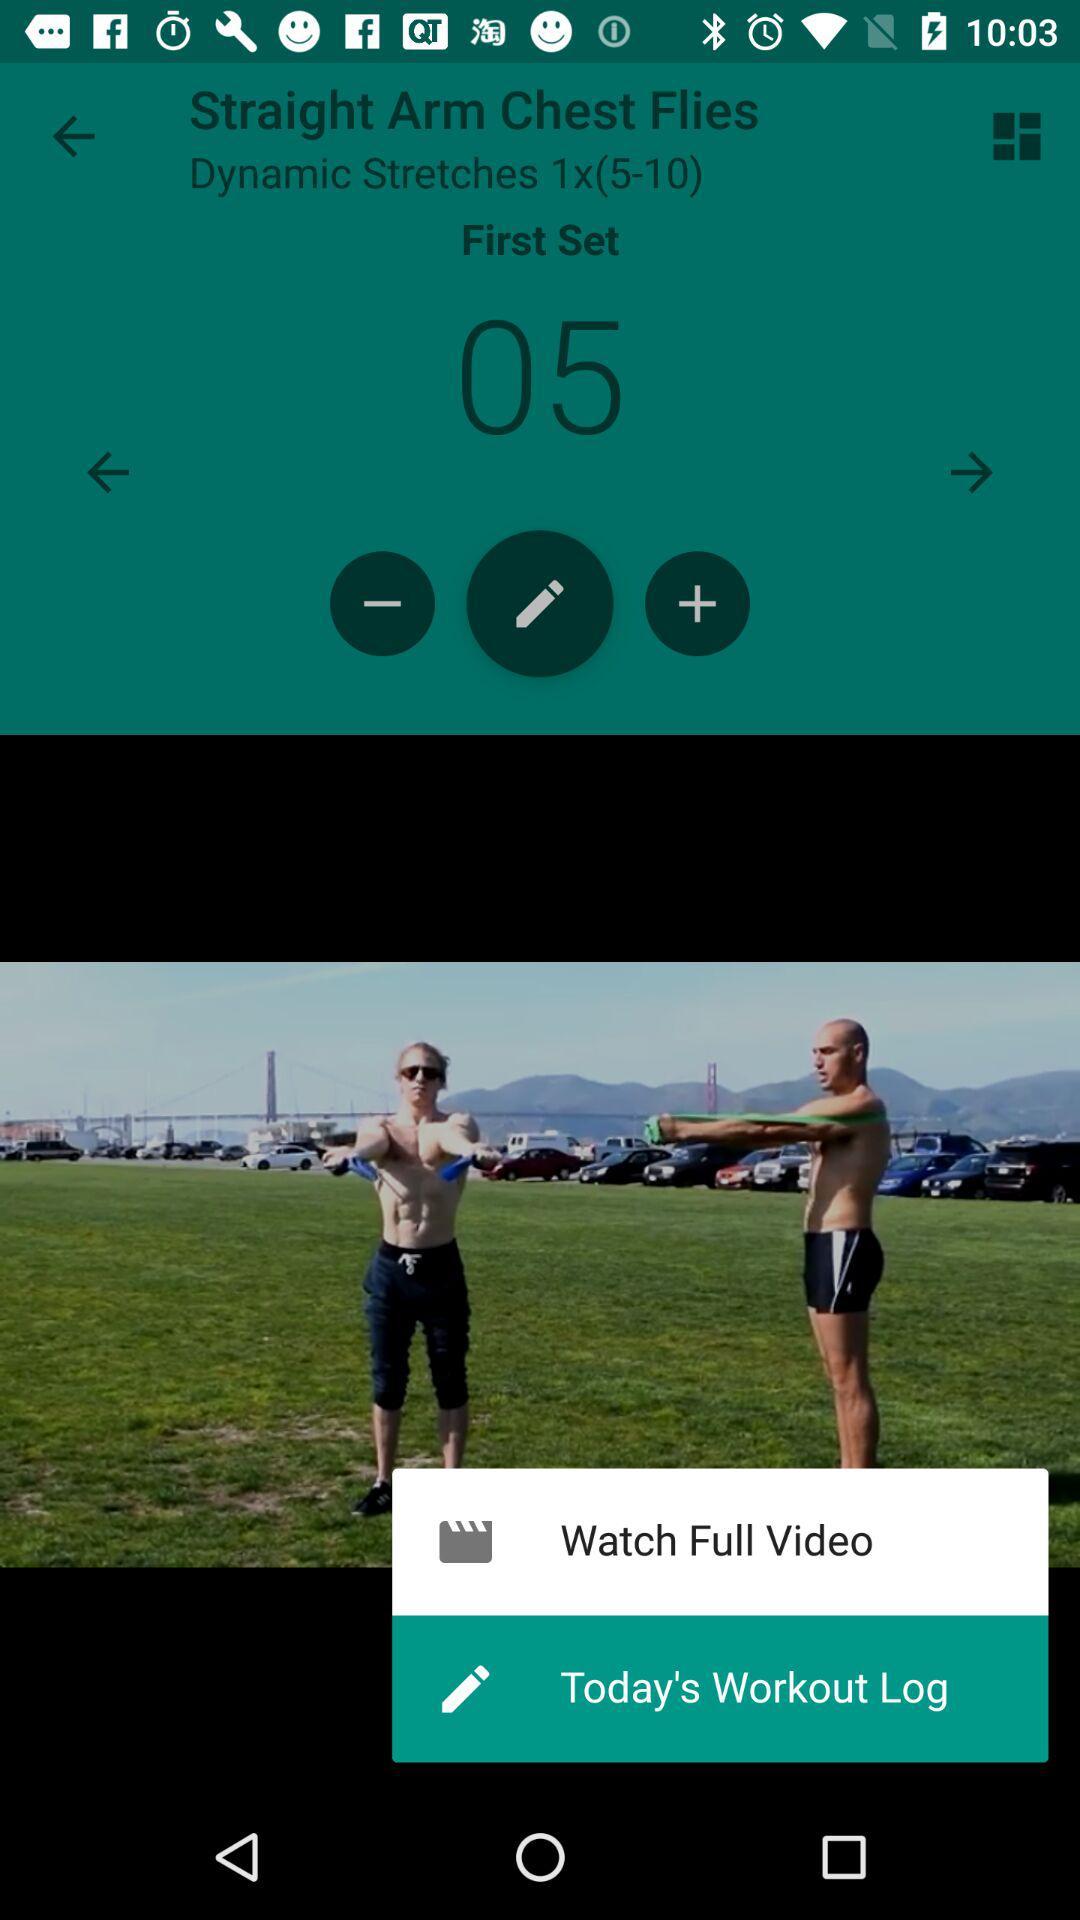 The image size is (1080, 1920). Describe the element at coordinates (540, 602) in the screenshot. I see `log` at that location.